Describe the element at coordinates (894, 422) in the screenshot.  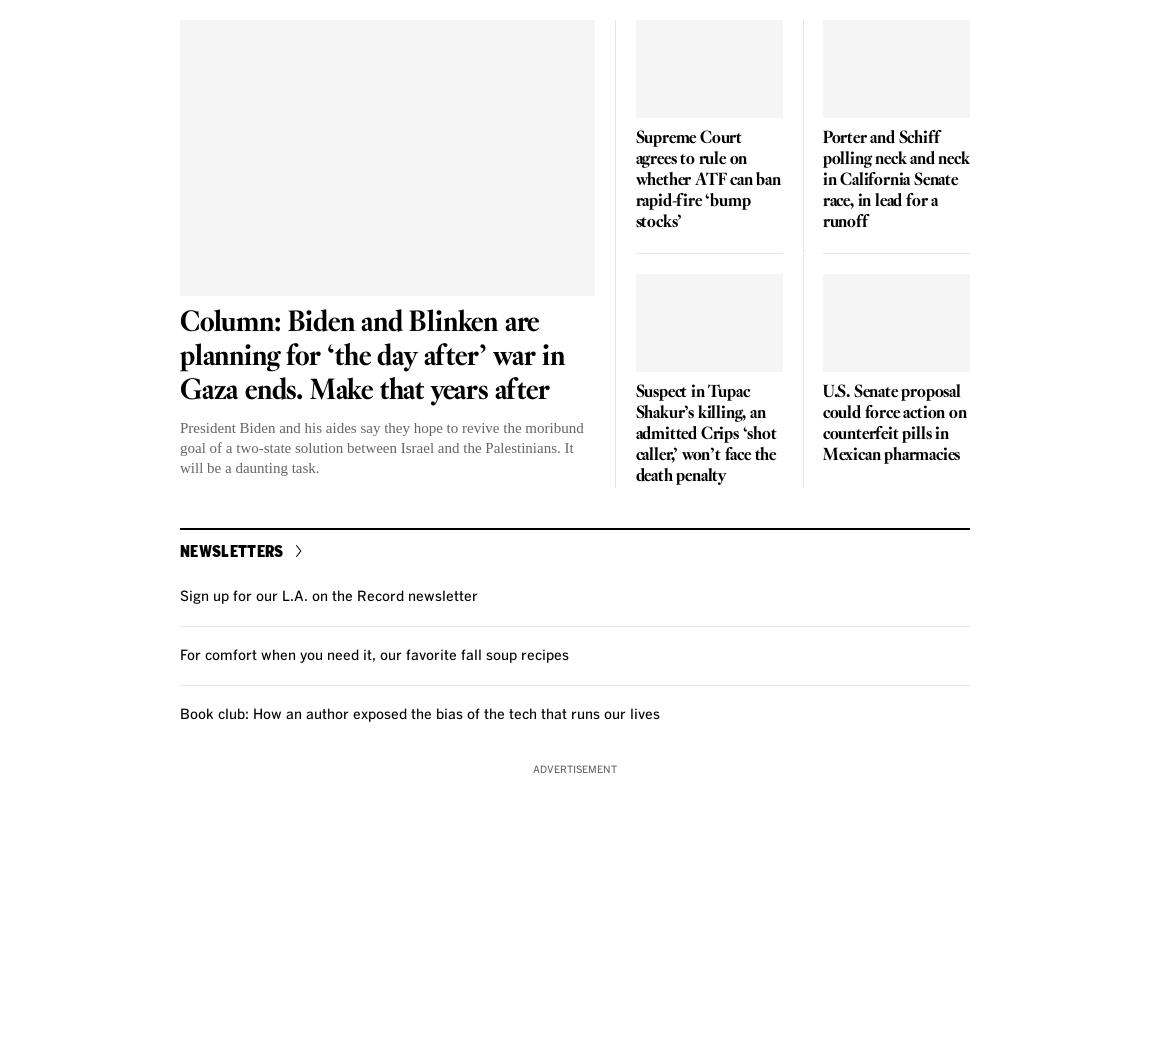
I see `'U.S. Senate proposal could force action on counterfeit pills in Mexican pharmacies'` at that location.